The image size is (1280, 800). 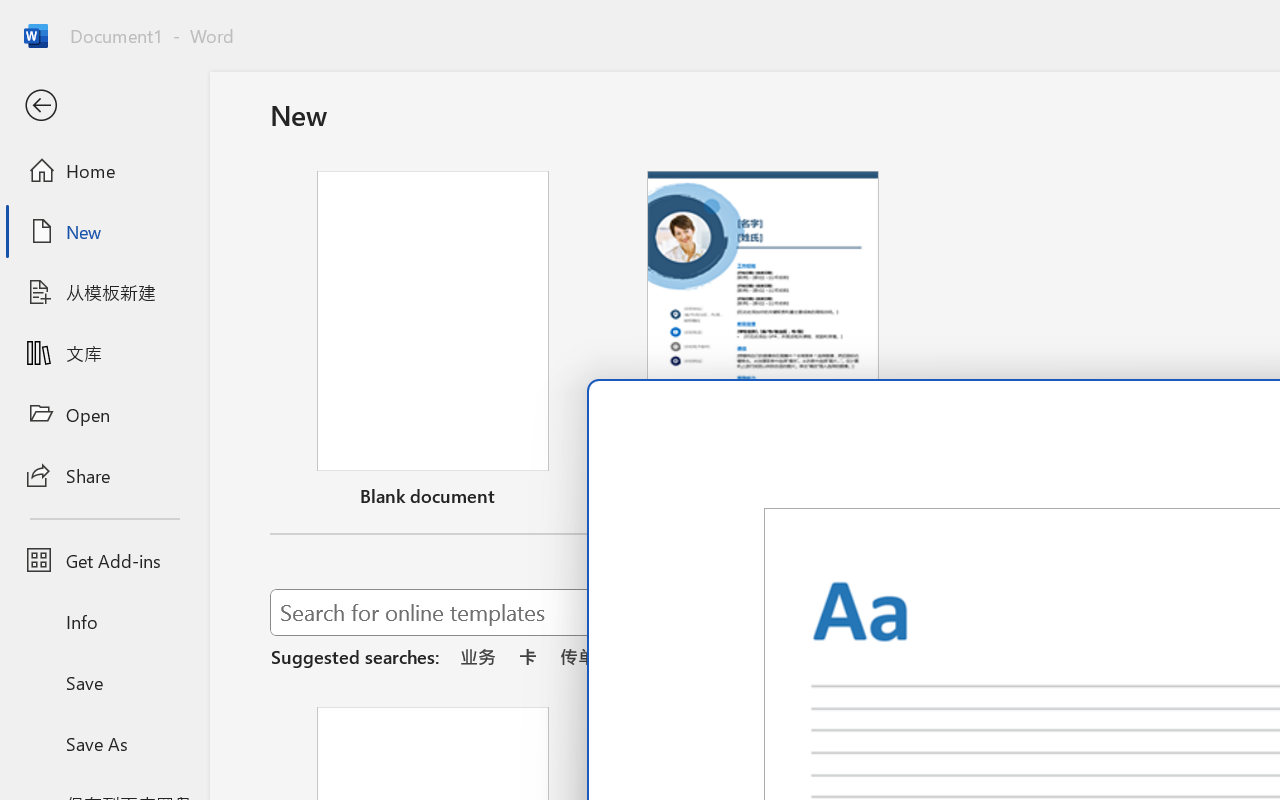 What do you see at coordinates (103, 621) in the screenshot?
I see `'Info'` at bounding box center [103, 621].